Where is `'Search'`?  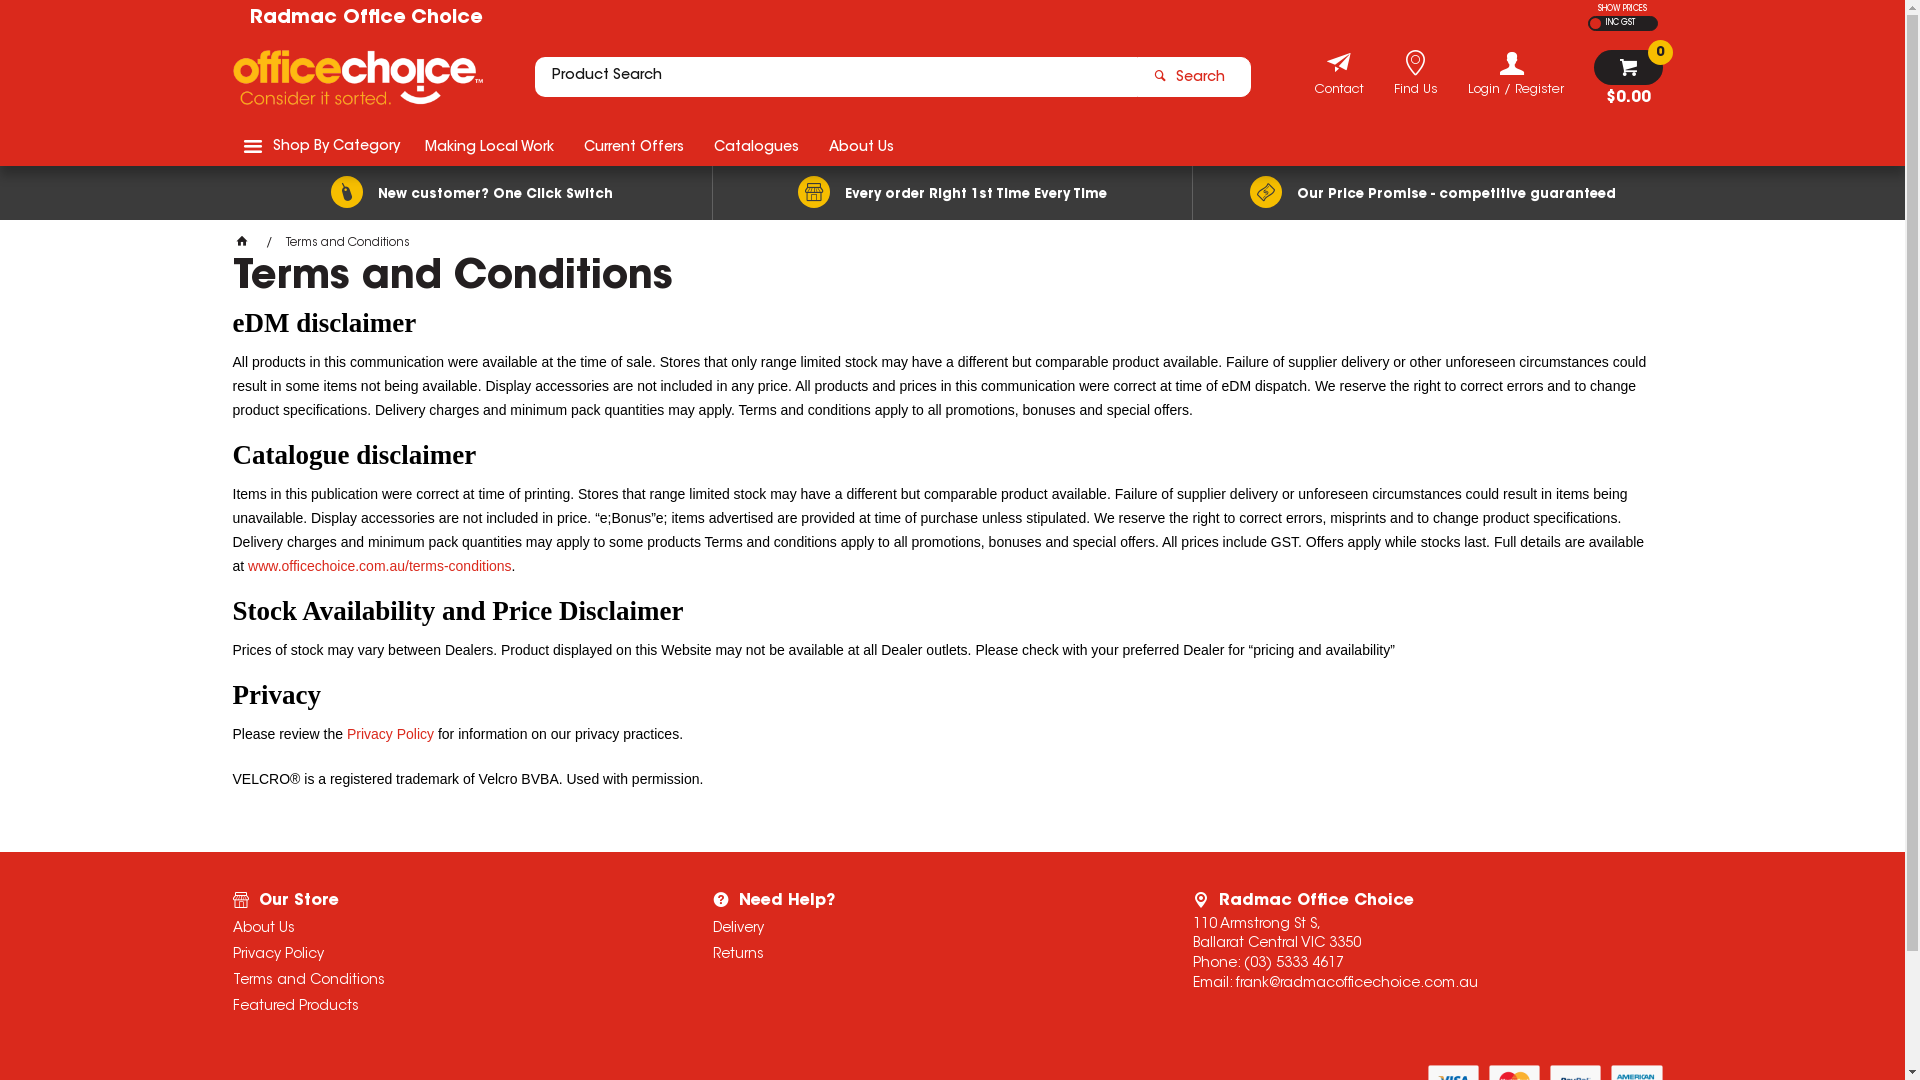 'Search' is located at coordinates (1136, 76).